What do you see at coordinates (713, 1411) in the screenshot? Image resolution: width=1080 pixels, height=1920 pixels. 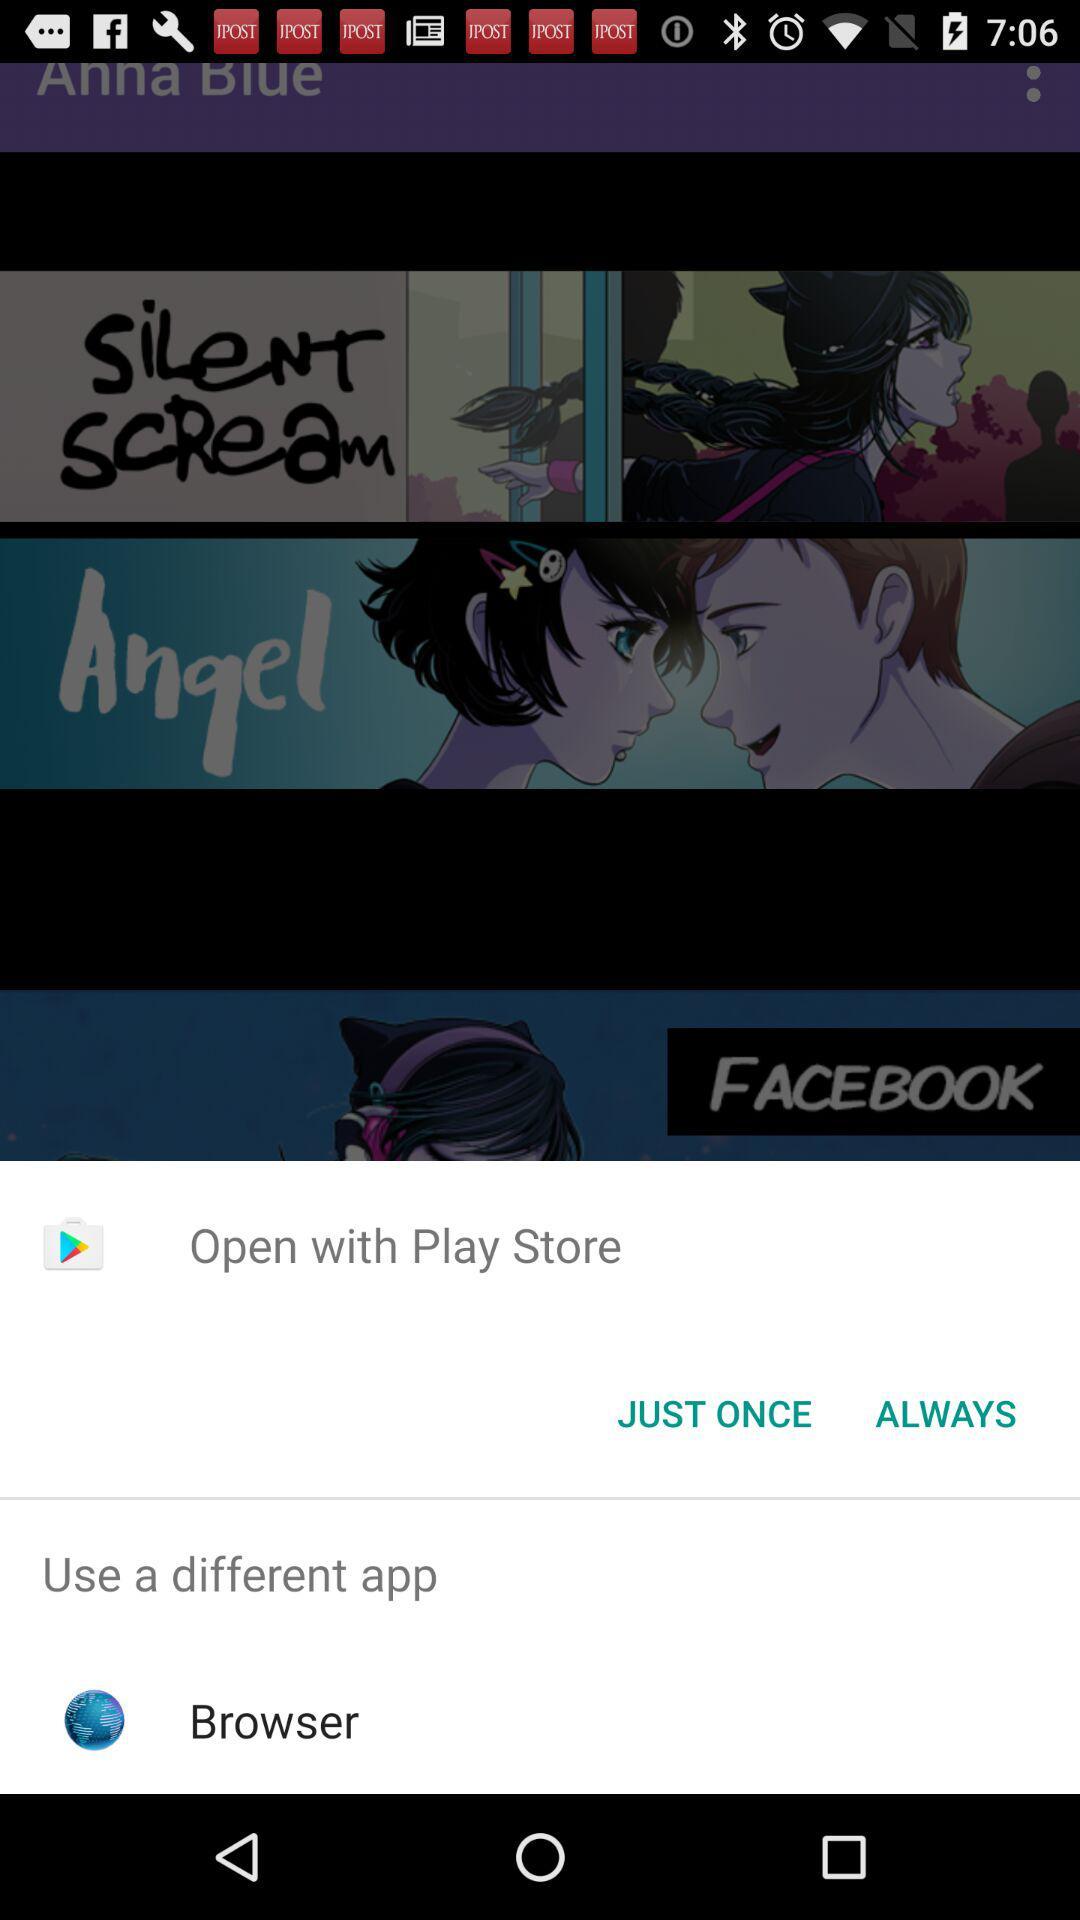 I see `item to the left of the always` at bounding box center [713, 1411].